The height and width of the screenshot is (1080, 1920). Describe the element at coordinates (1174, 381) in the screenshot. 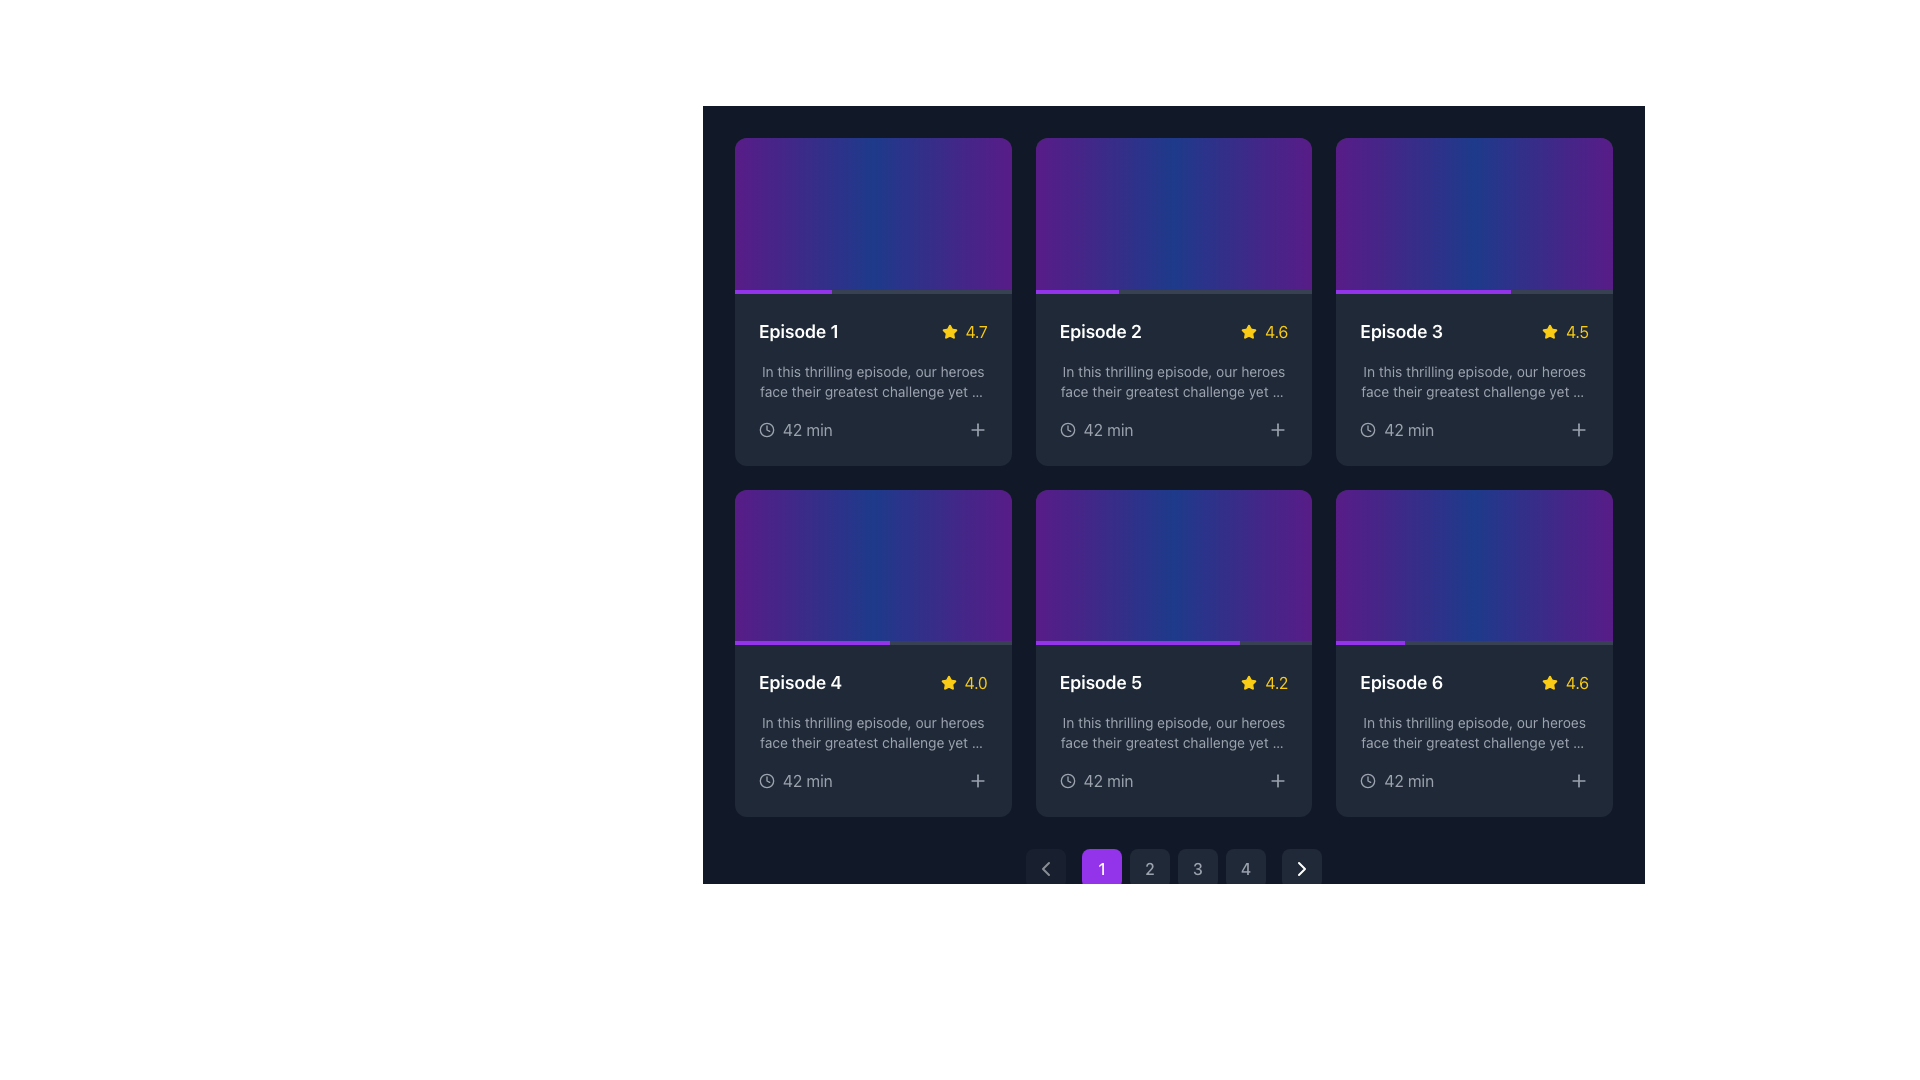

I see `contents of the gray text block providing an overview of Episode 2, located in the center-right area below the title and subtitle` at that location.